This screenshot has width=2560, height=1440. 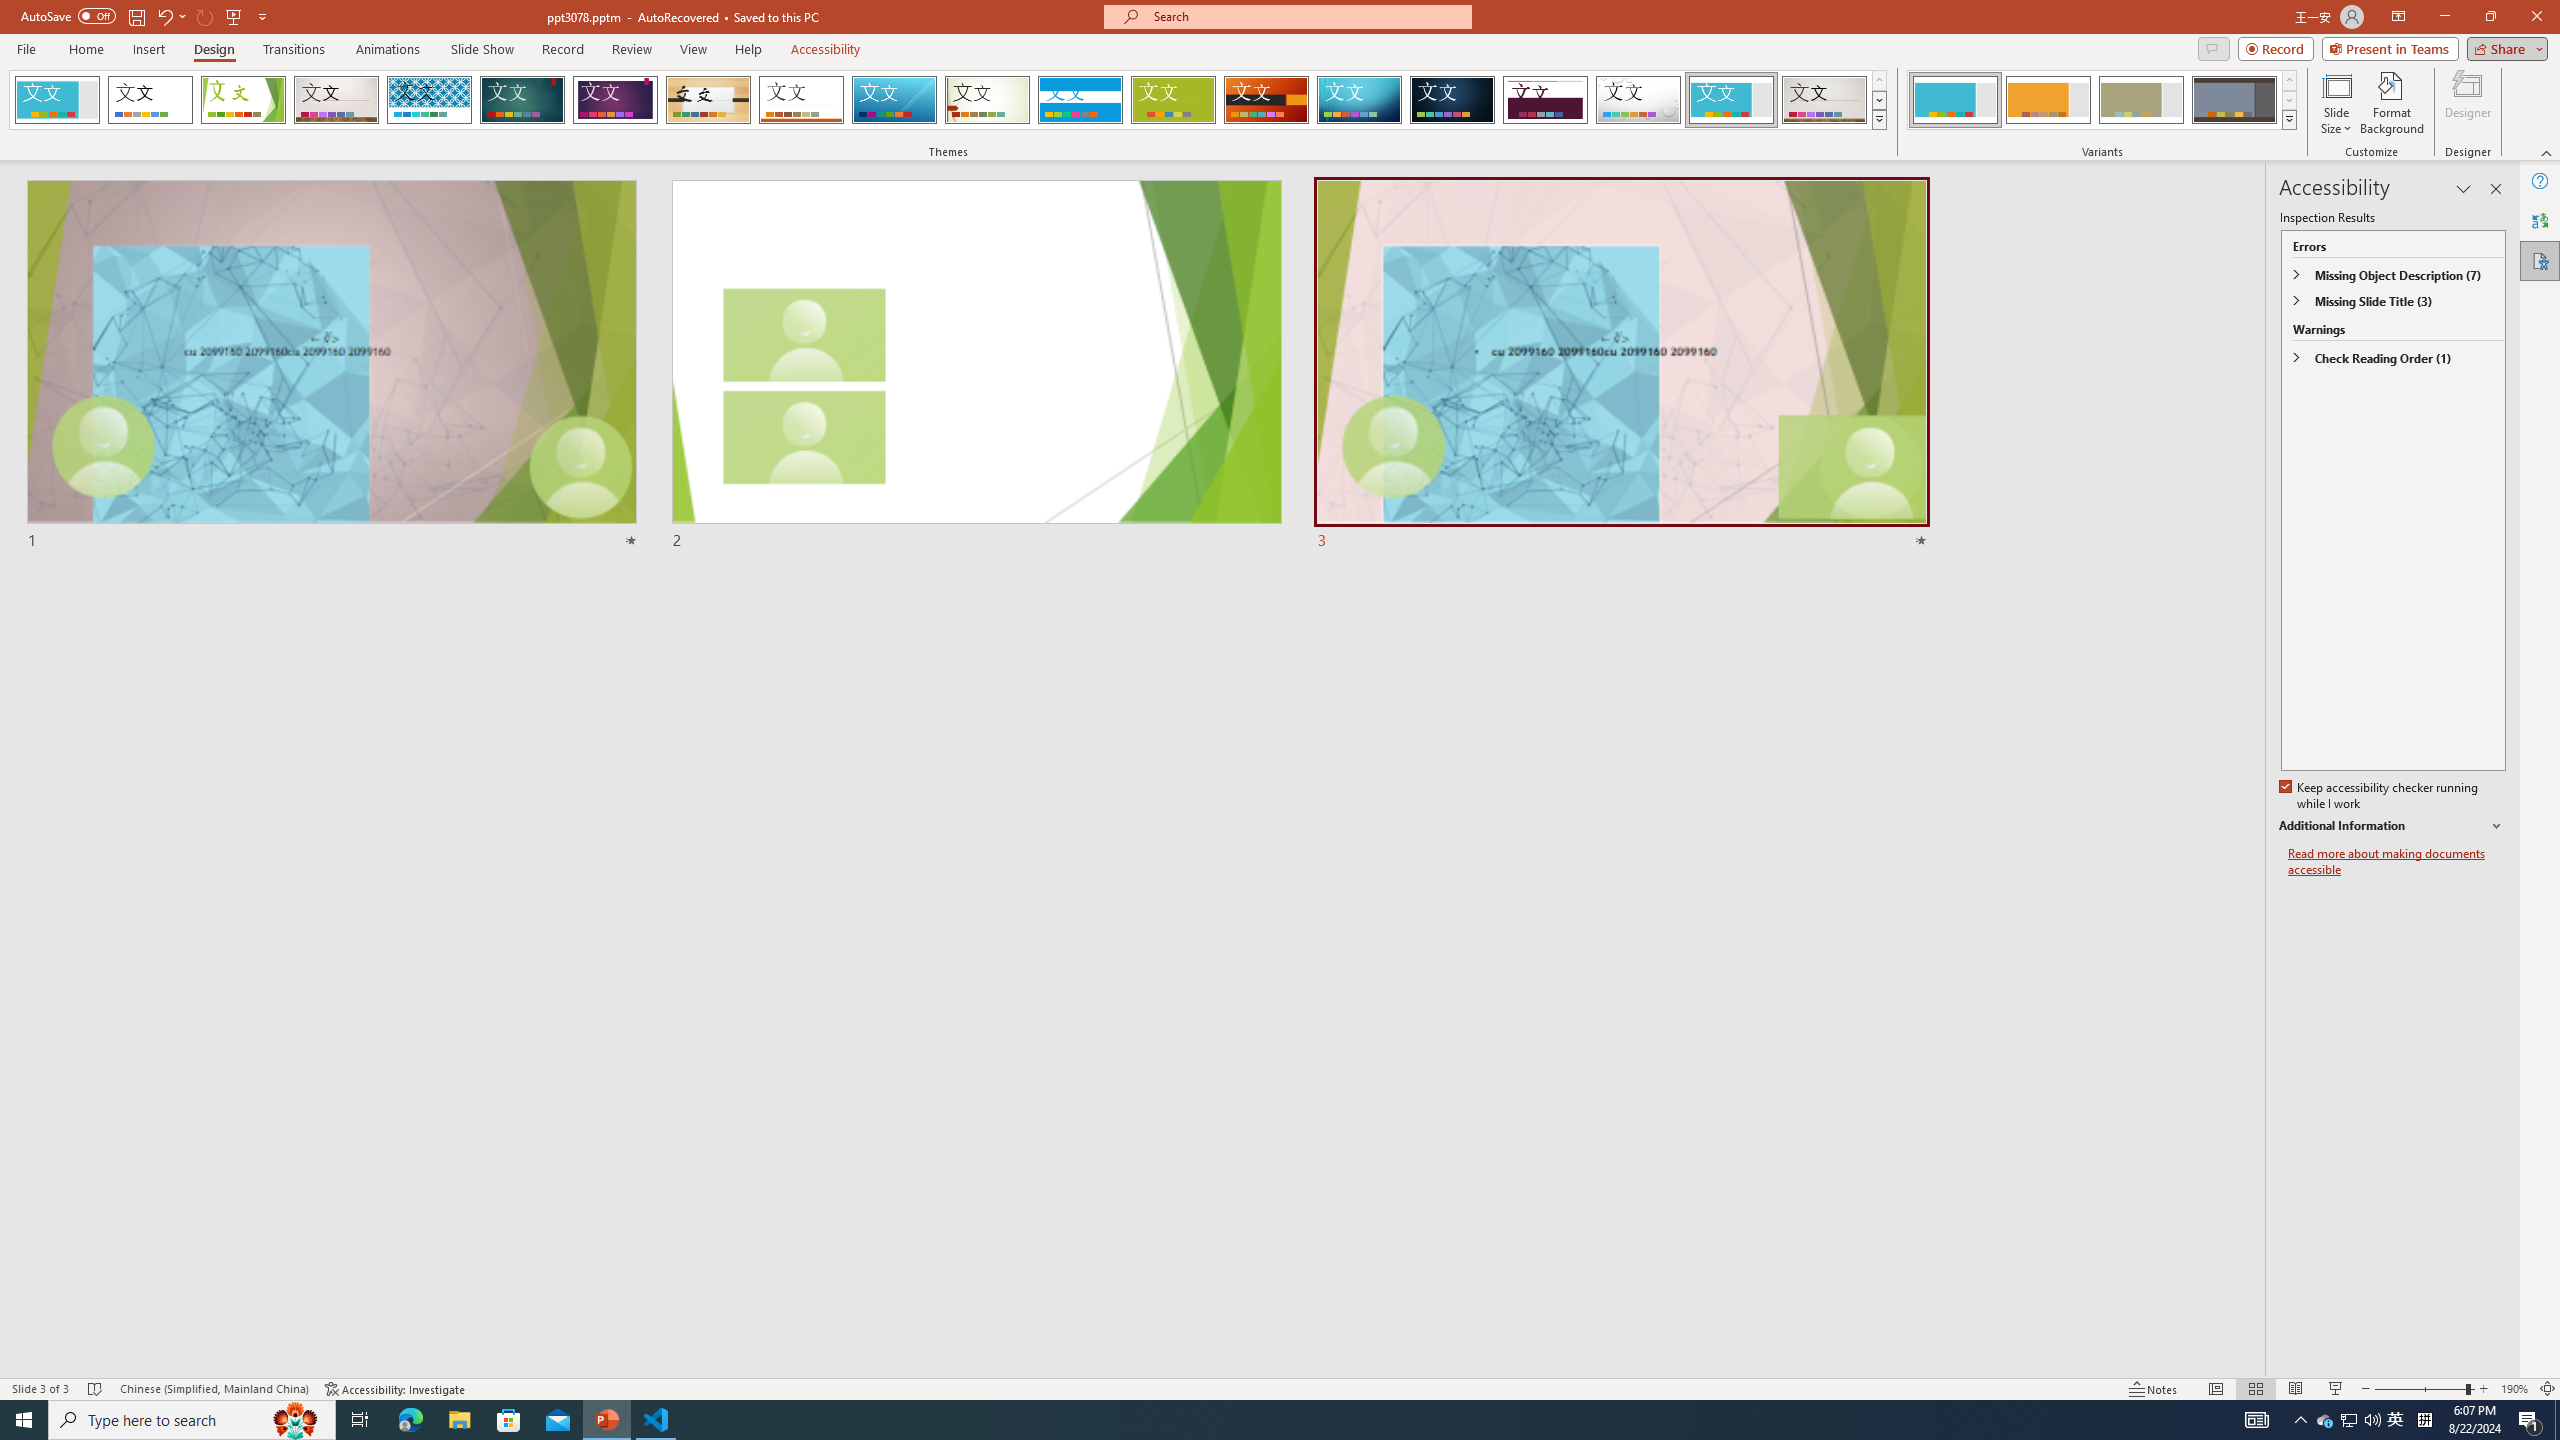 What do you see at coordinates (1545, 99) in the screenshot?
I see `'Dividend'` at bounding box center [1545, 99].